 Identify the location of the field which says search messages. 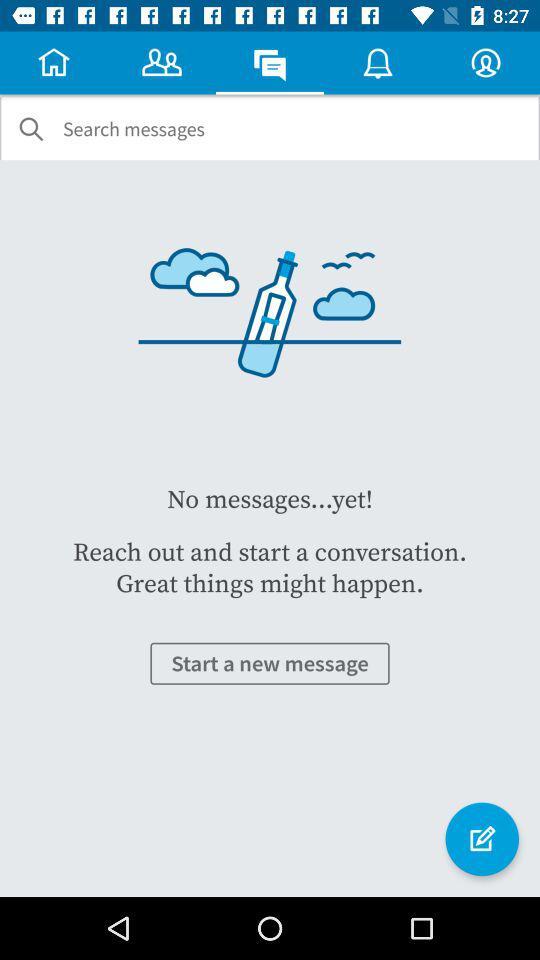
(133, 128).